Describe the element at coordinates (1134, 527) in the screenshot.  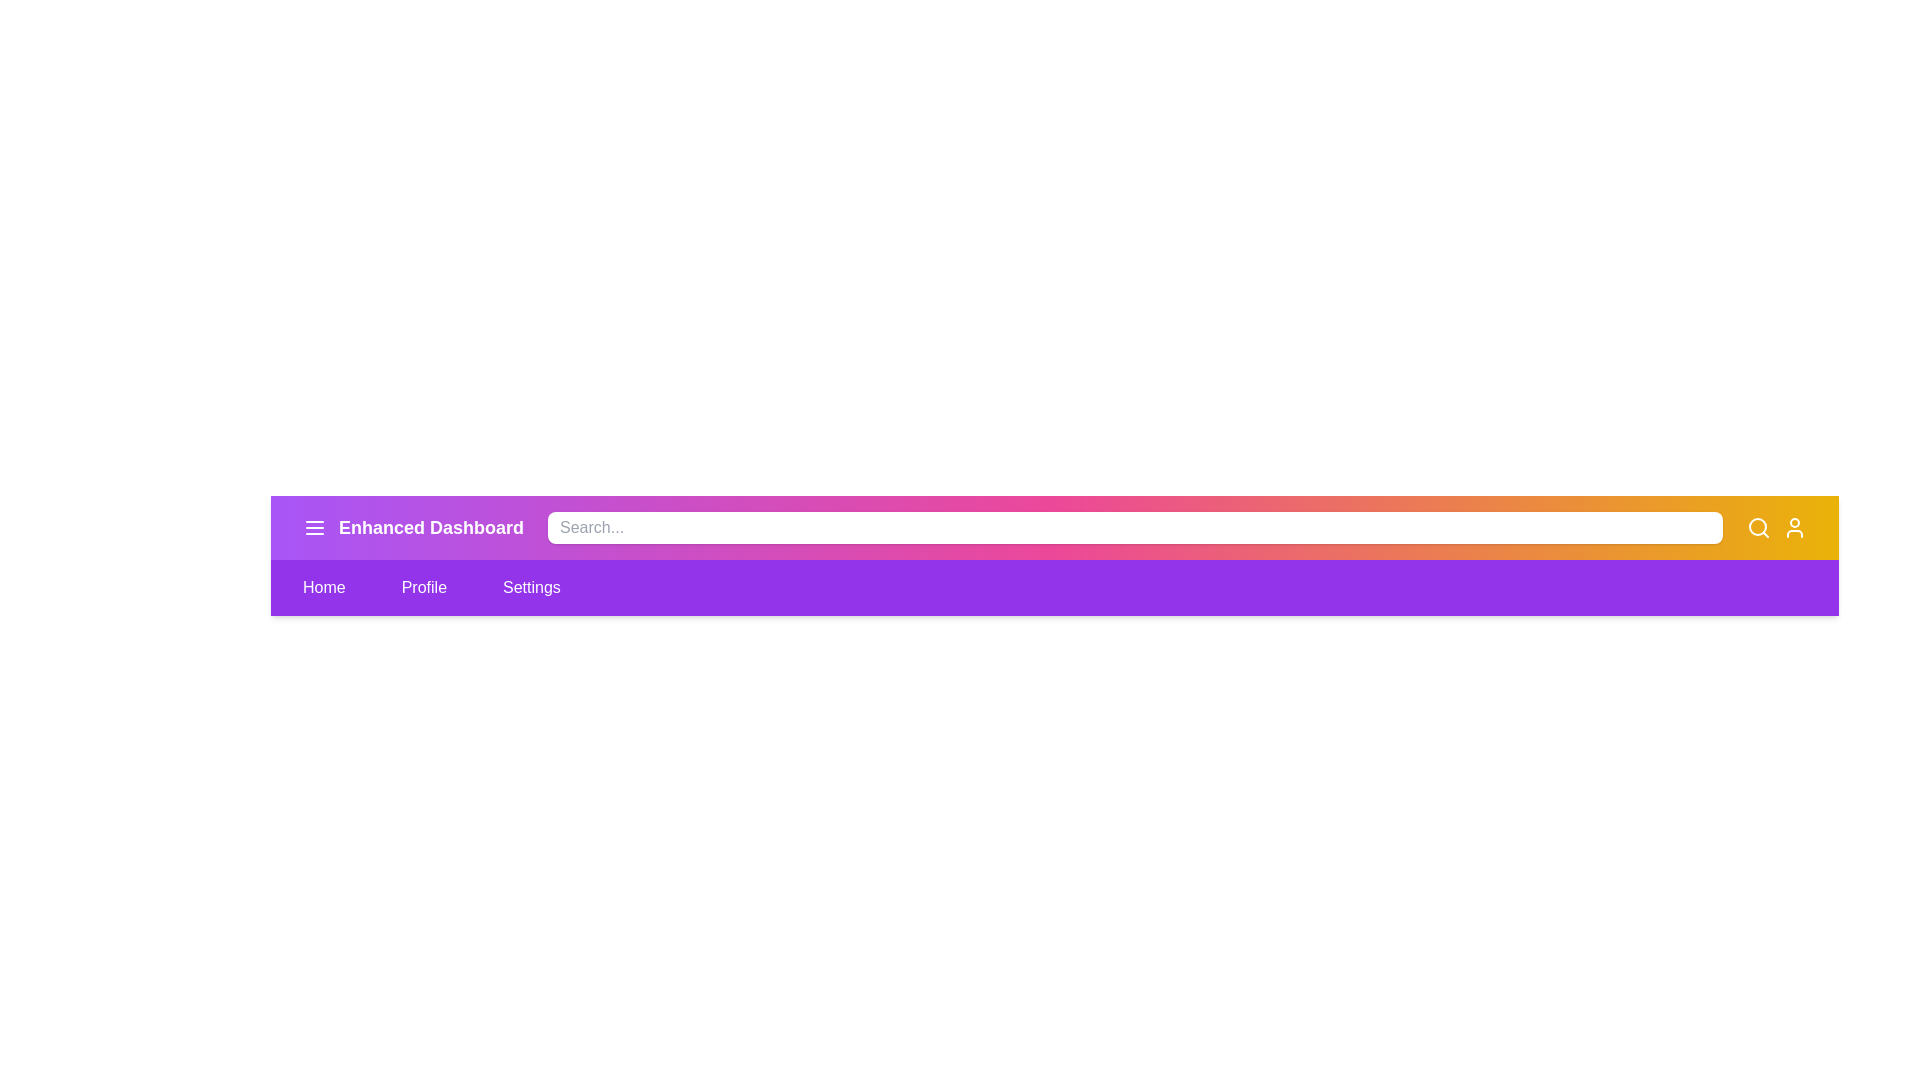
I see `the search bar and type 'example text'` at that location.